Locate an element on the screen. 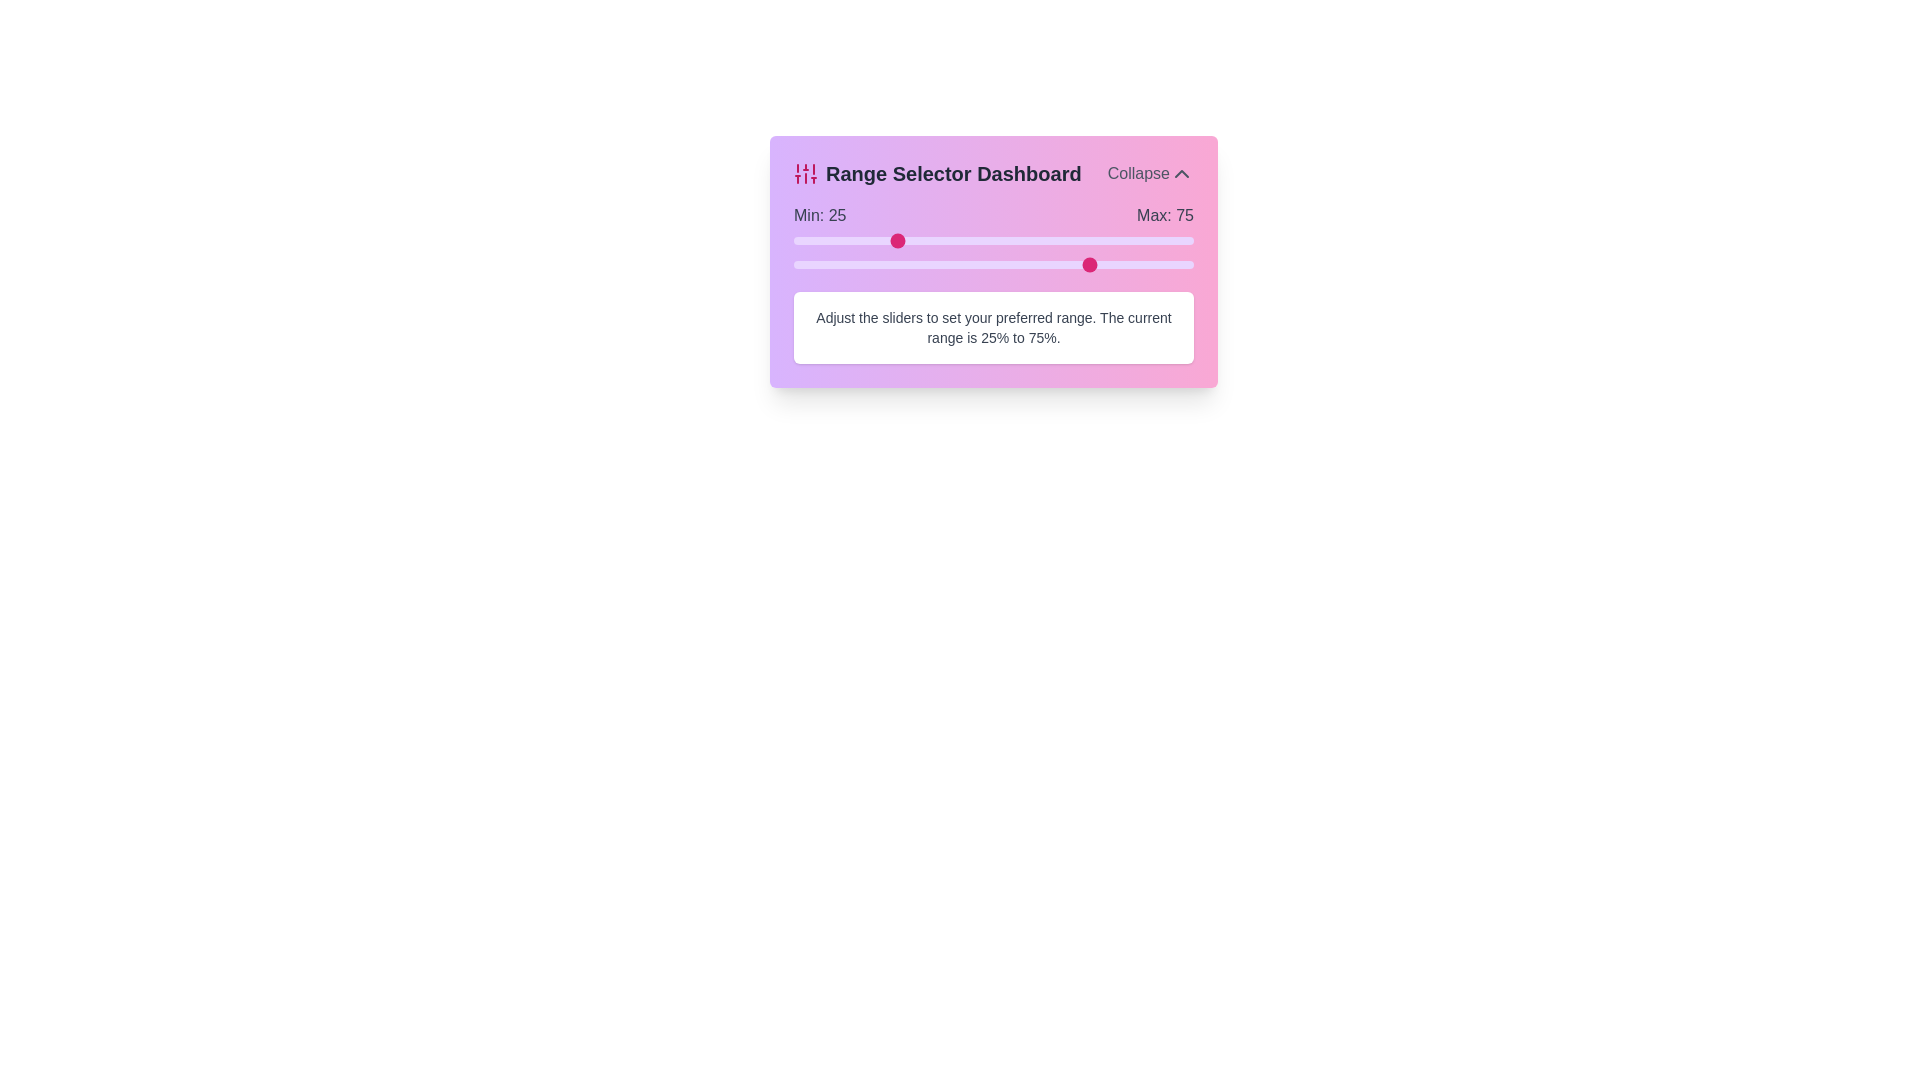  the maximum range slider to 56% is located at coordinates (1017, 264).